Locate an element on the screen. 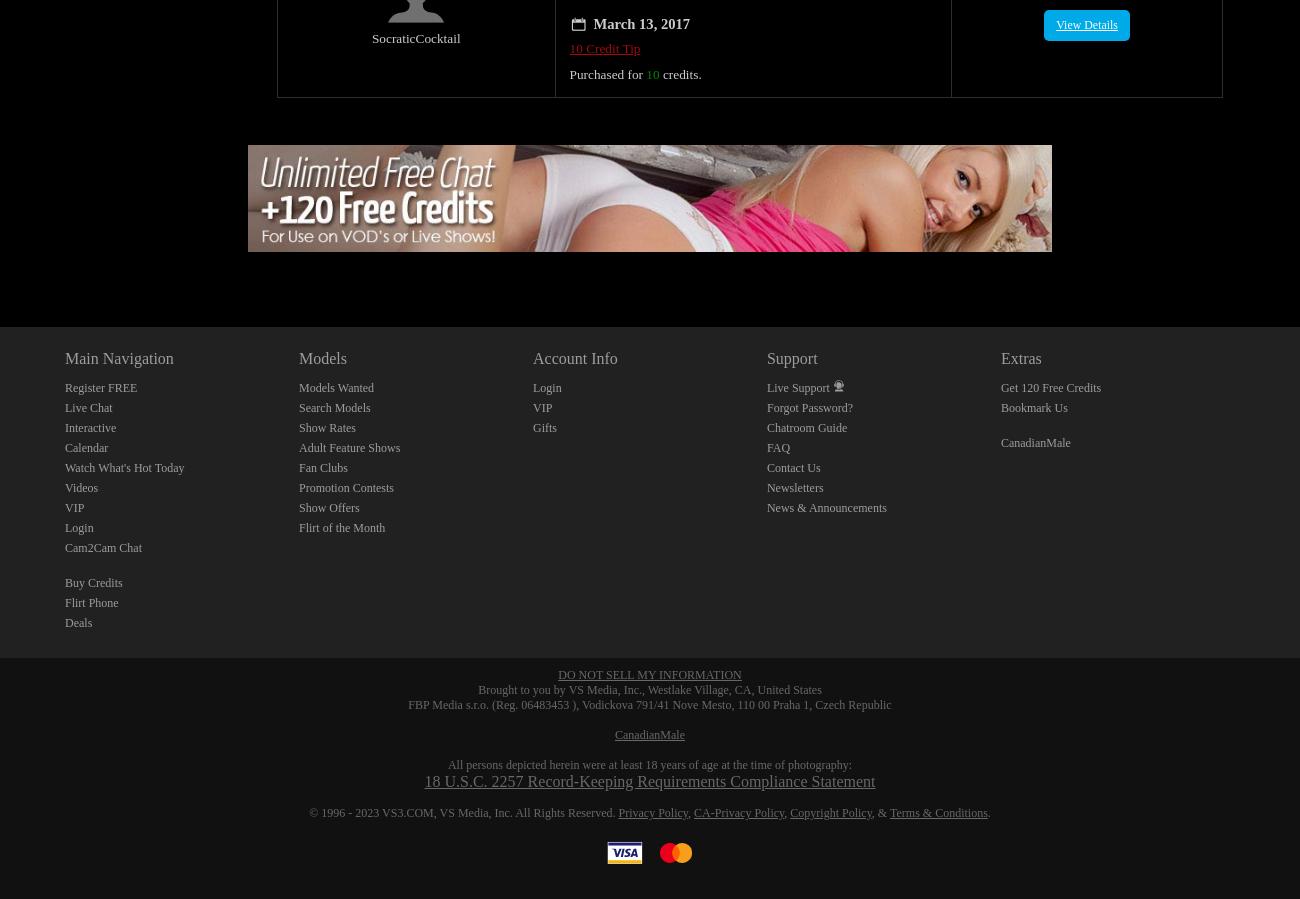  'Flirt of the Month' is located at coordinates (340, 505).